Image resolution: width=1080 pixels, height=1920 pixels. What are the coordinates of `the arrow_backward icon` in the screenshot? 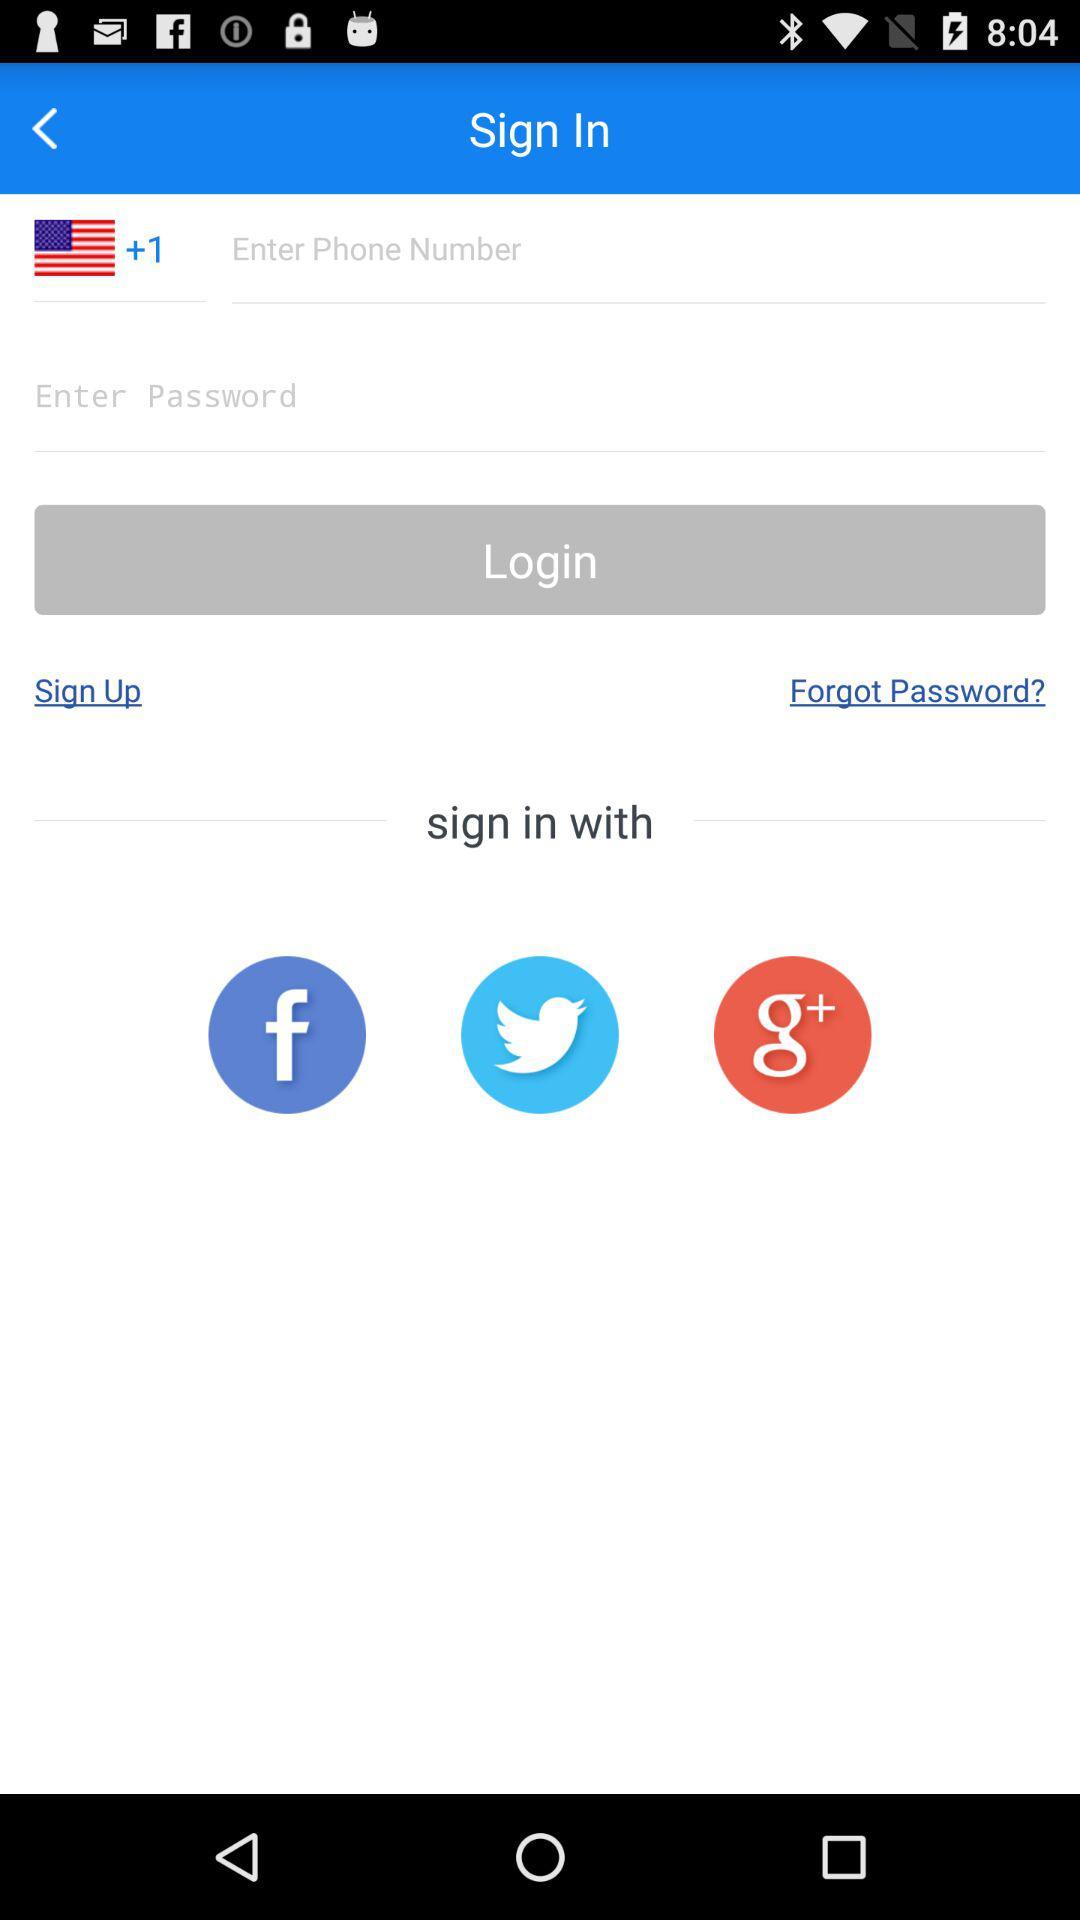 It's located at (54, 136).